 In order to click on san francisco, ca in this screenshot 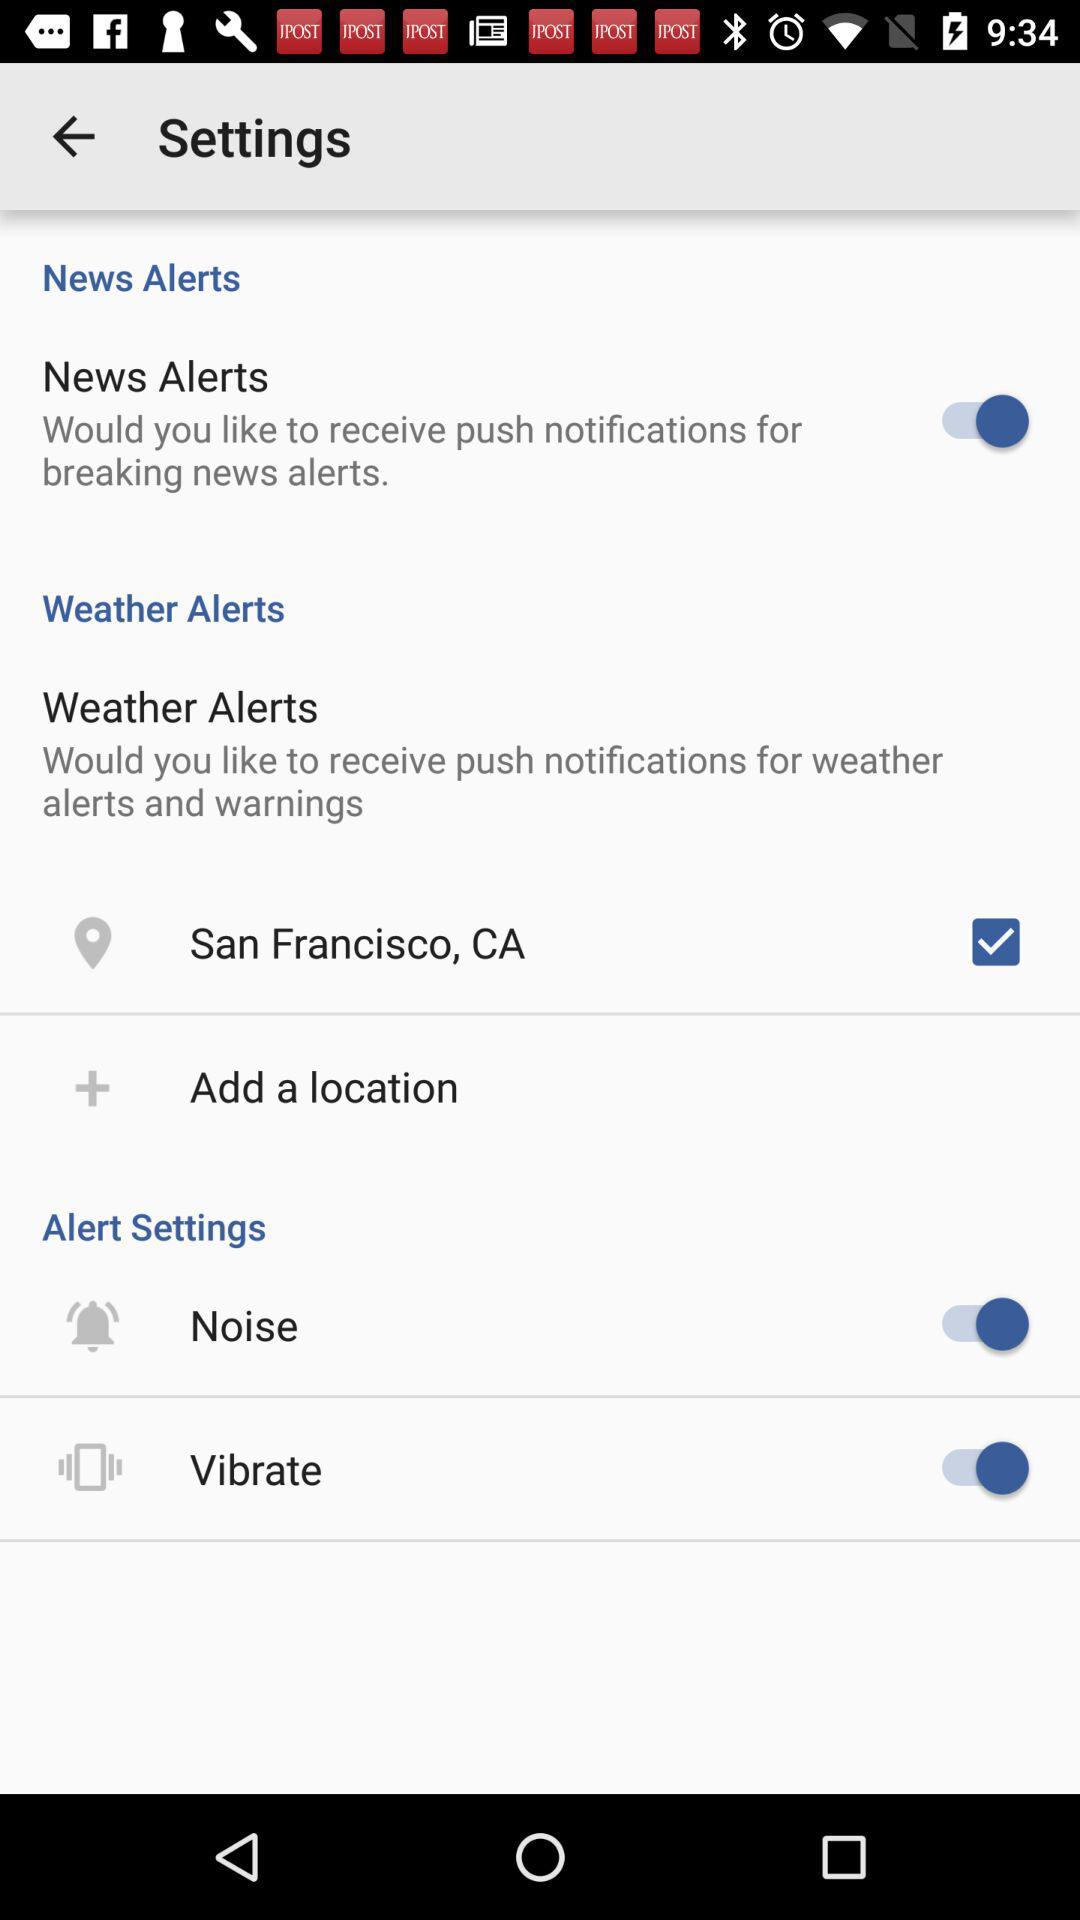, I will do `click(356, 940)`.